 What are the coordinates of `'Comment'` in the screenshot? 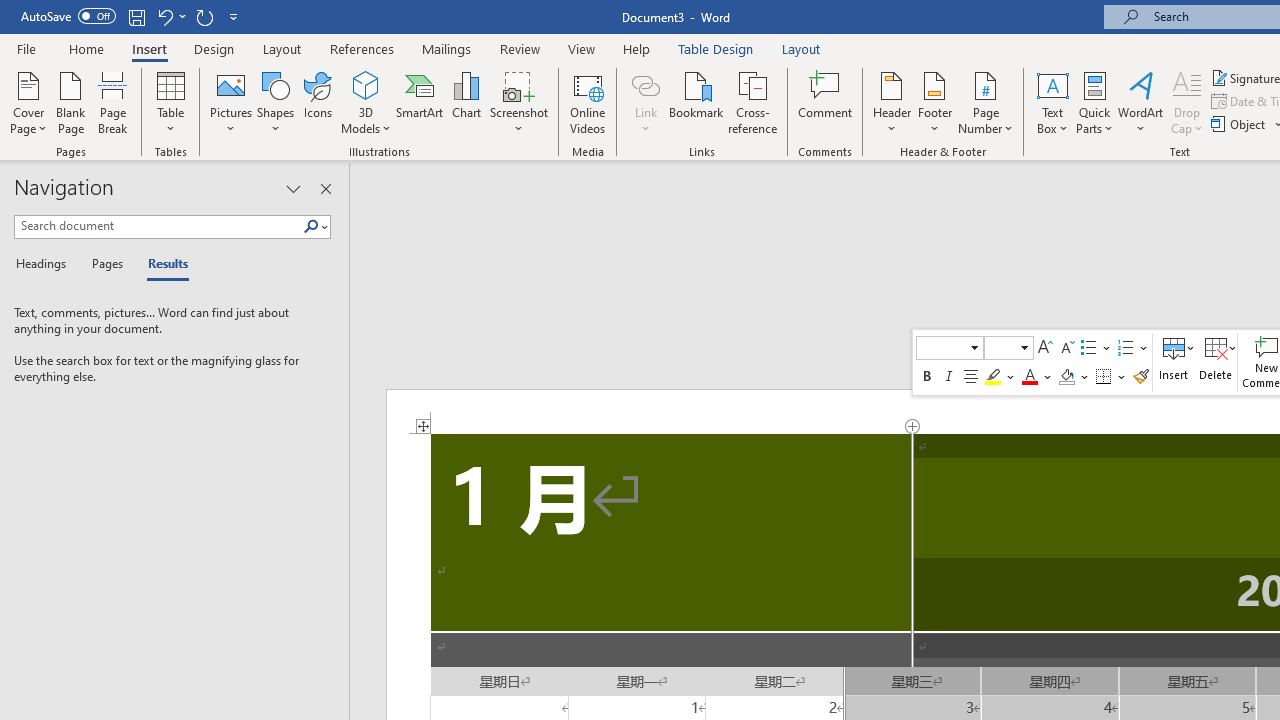 It's located at (825, 103).